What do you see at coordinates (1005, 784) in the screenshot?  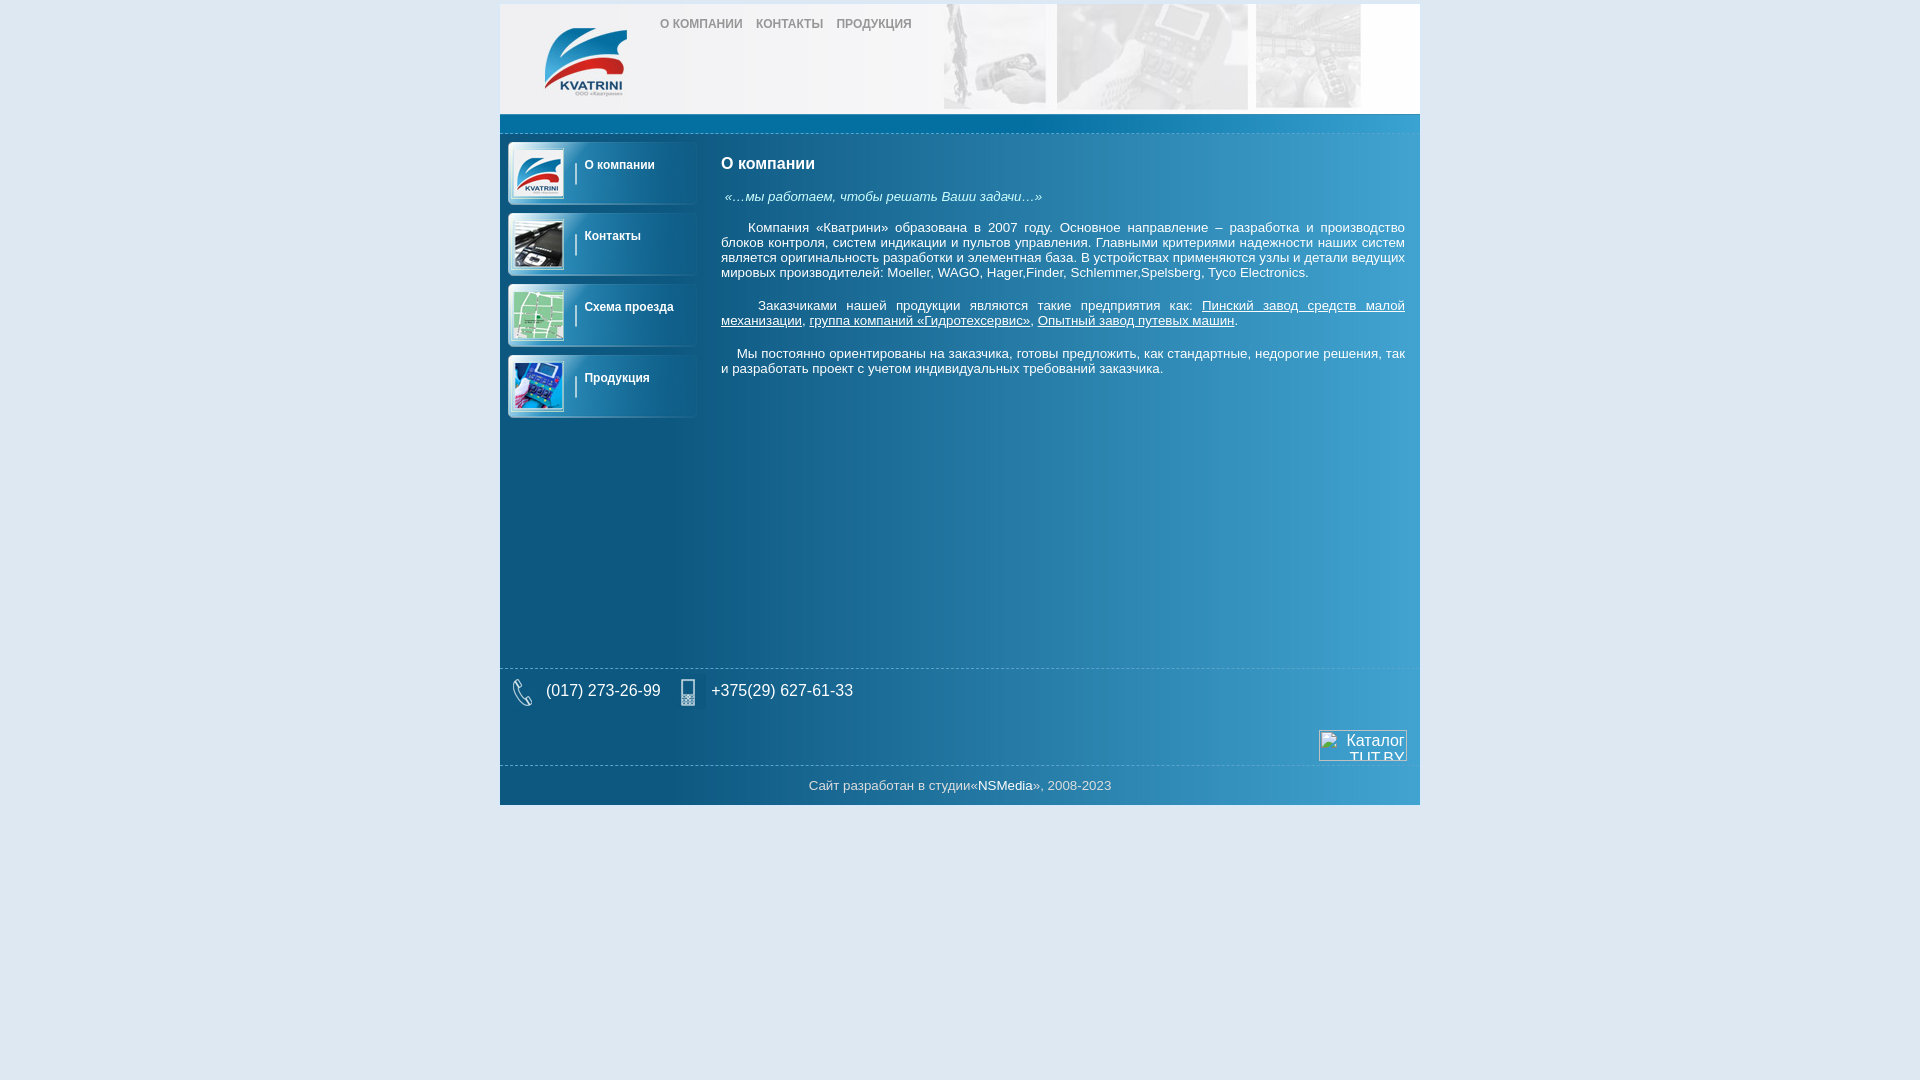 I see `'NSMedia'` at bounding box center [1005, 784].